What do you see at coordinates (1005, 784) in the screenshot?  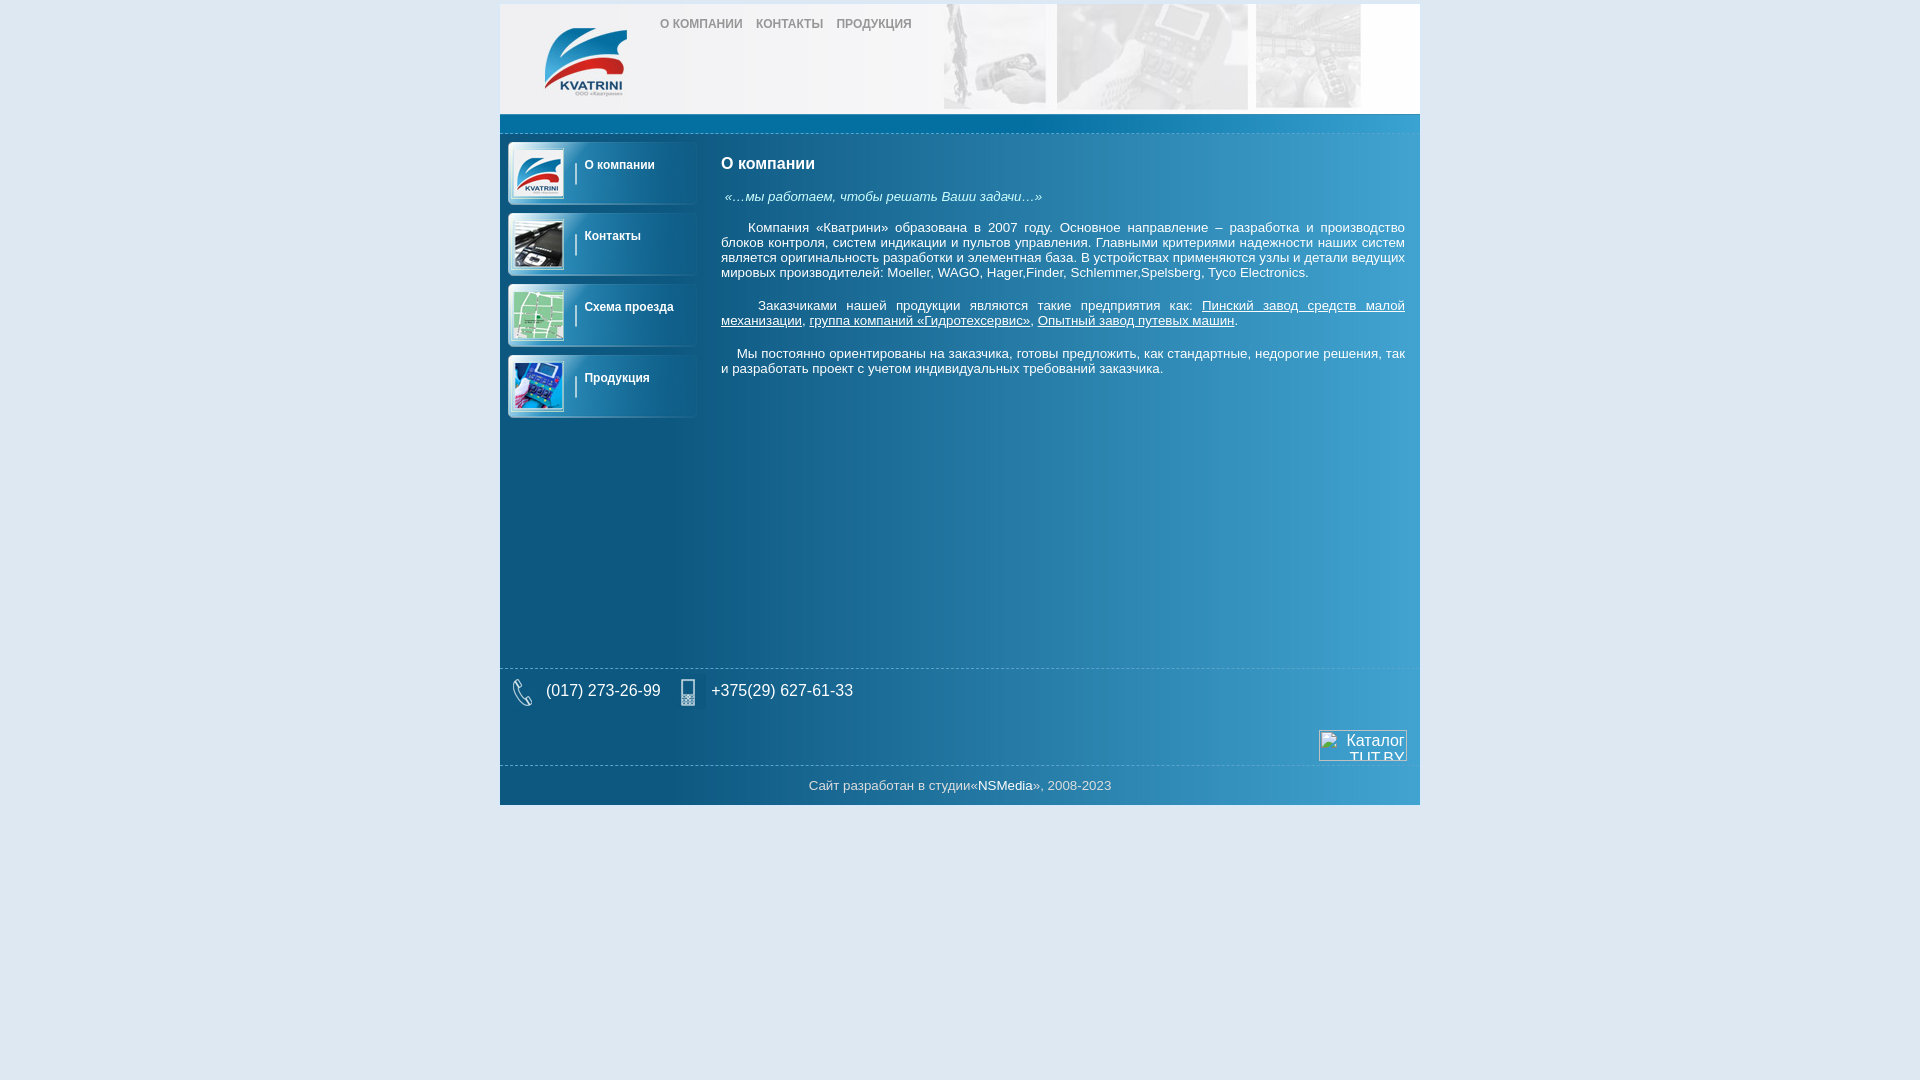 I see `'NSMedia'` at bounding box center [1005, 784].